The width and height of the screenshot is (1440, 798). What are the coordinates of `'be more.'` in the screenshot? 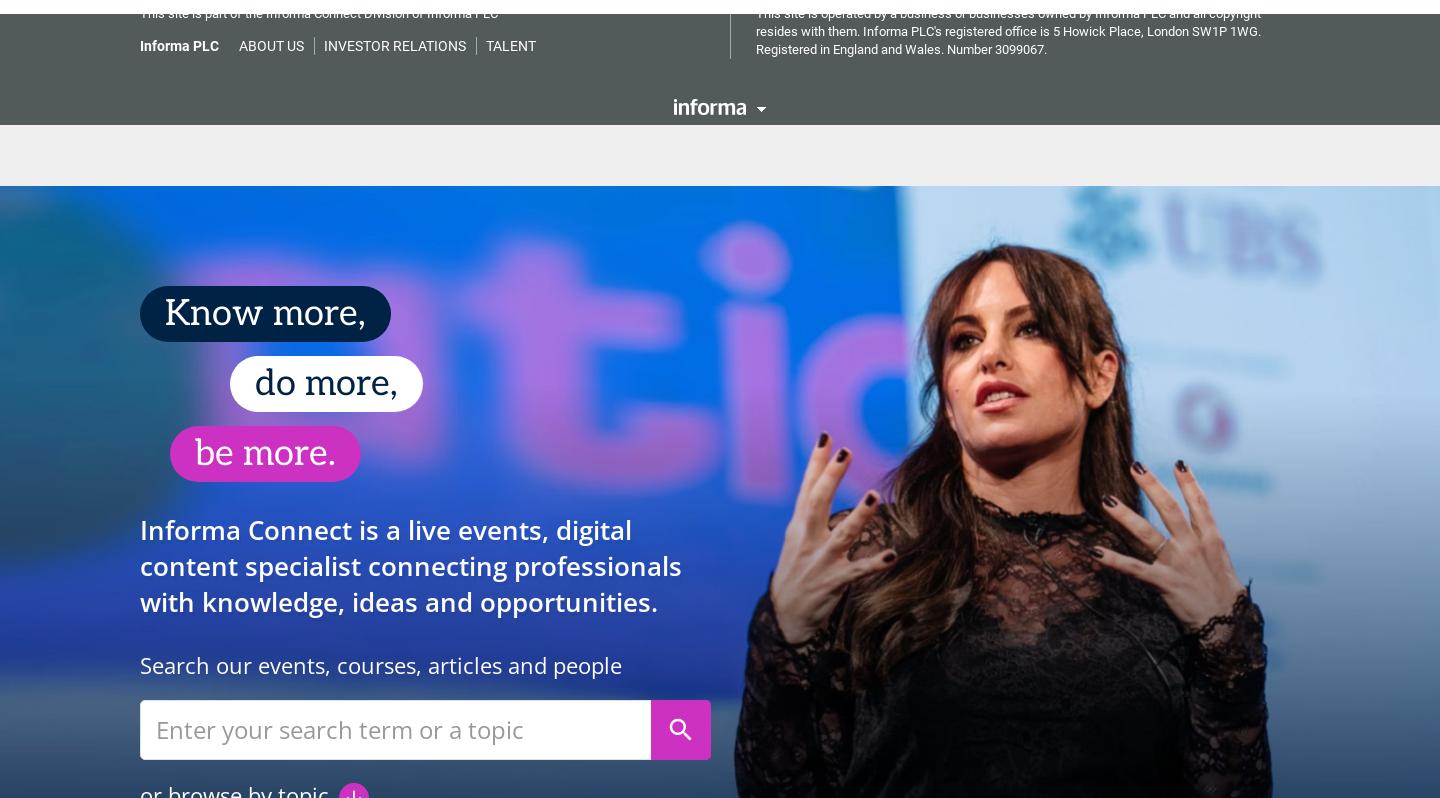 It's located at (194, 440).